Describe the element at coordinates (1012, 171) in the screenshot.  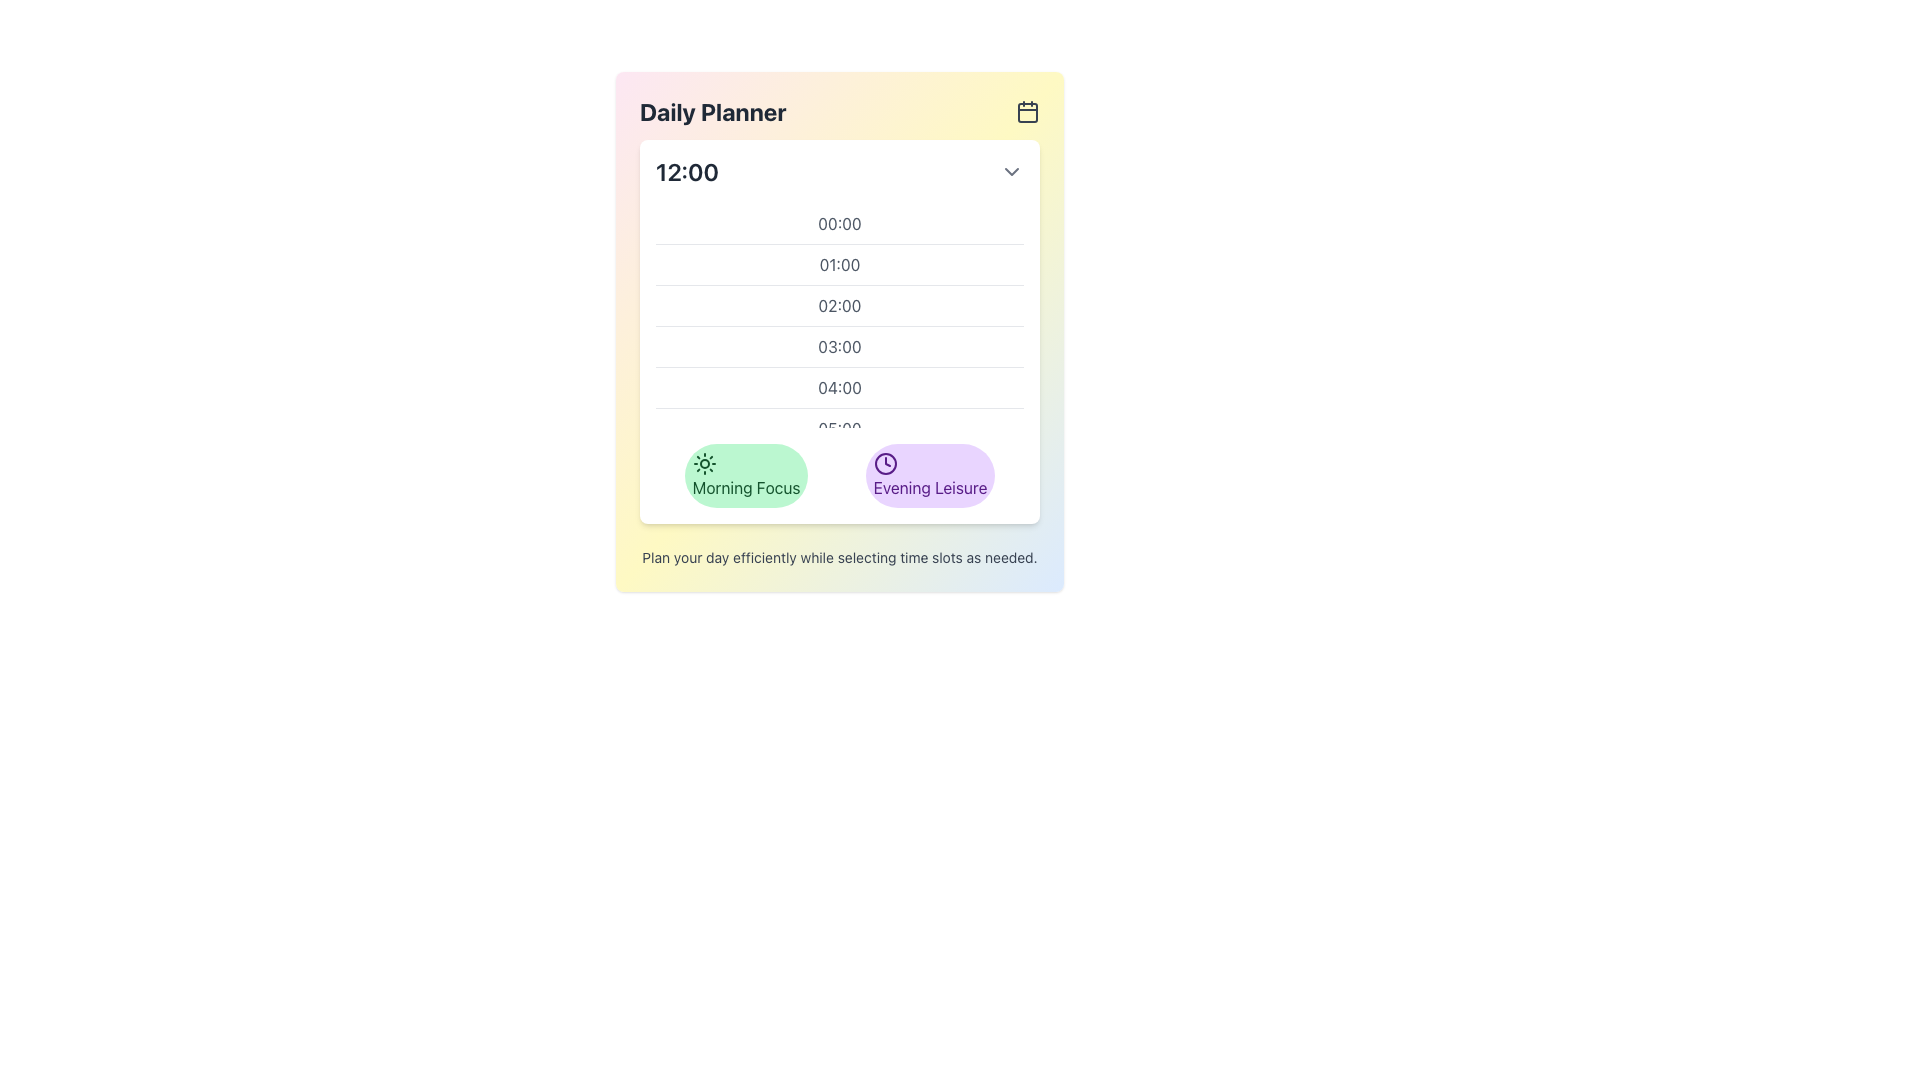
I see `the downward-pointing gray Dropdown Trigger Icon located in the top-right corner of the 'Daily Planner' section under '12:00'` at that location.